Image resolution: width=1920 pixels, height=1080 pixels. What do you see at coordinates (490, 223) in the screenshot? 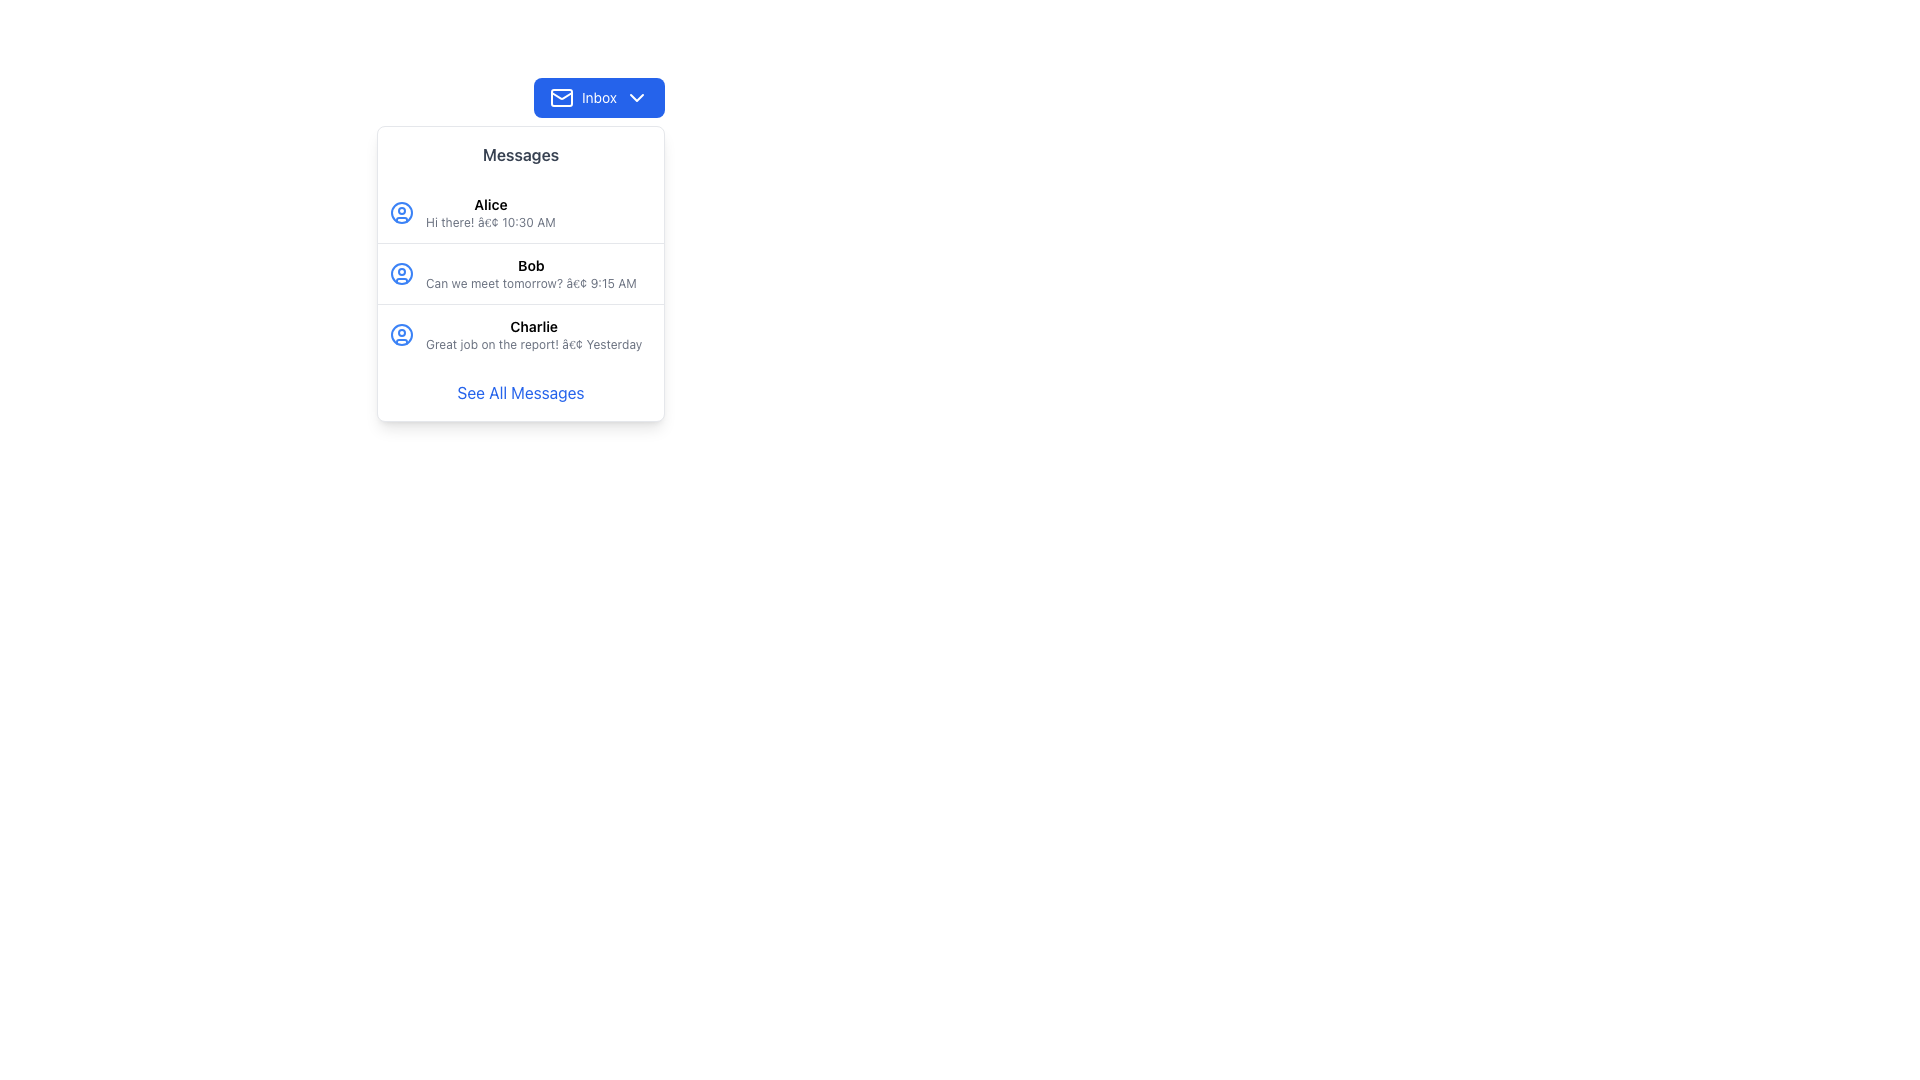
I see `text element that displays a brief preview of Alice's message and its timestamp, located in the first row of a list` at bounding box center [490, 223].